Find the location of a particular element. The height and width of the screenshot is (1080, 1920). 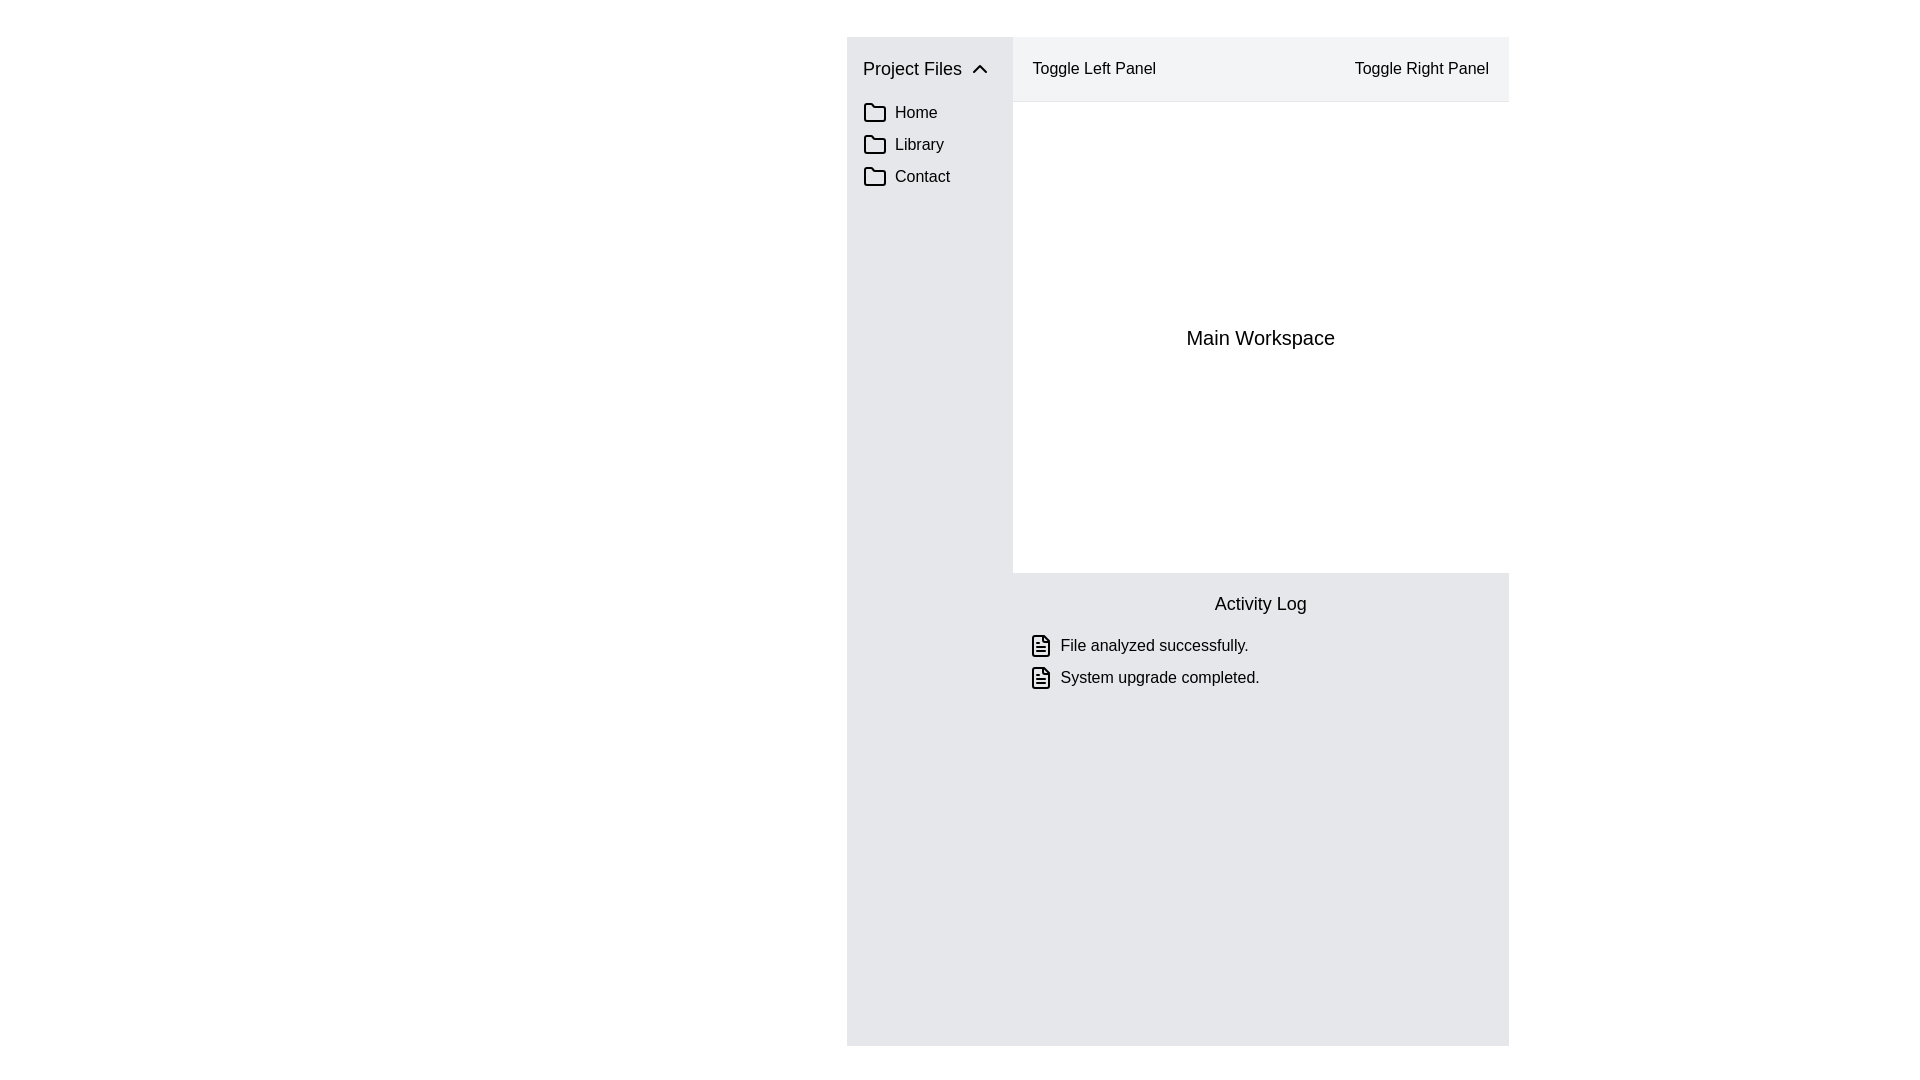

the document or file icon in the 'Activity Log' section, located near the text 'File analyzed successfully' is located at coordinates (1040, 677).